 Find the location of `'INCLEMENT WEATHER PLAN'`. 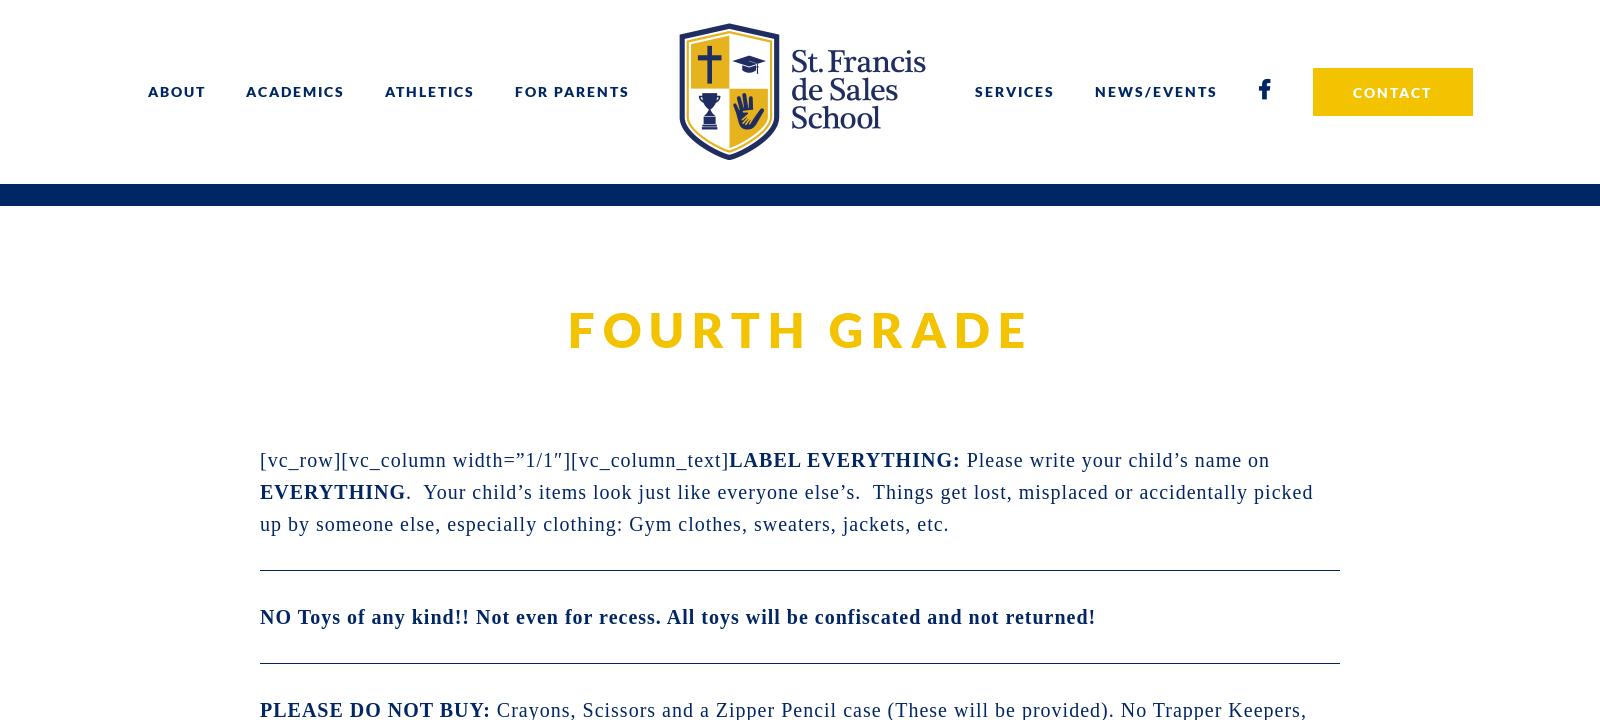

'INCLEMENT WEATHER PLAN' is located at coordinates (708, 229).